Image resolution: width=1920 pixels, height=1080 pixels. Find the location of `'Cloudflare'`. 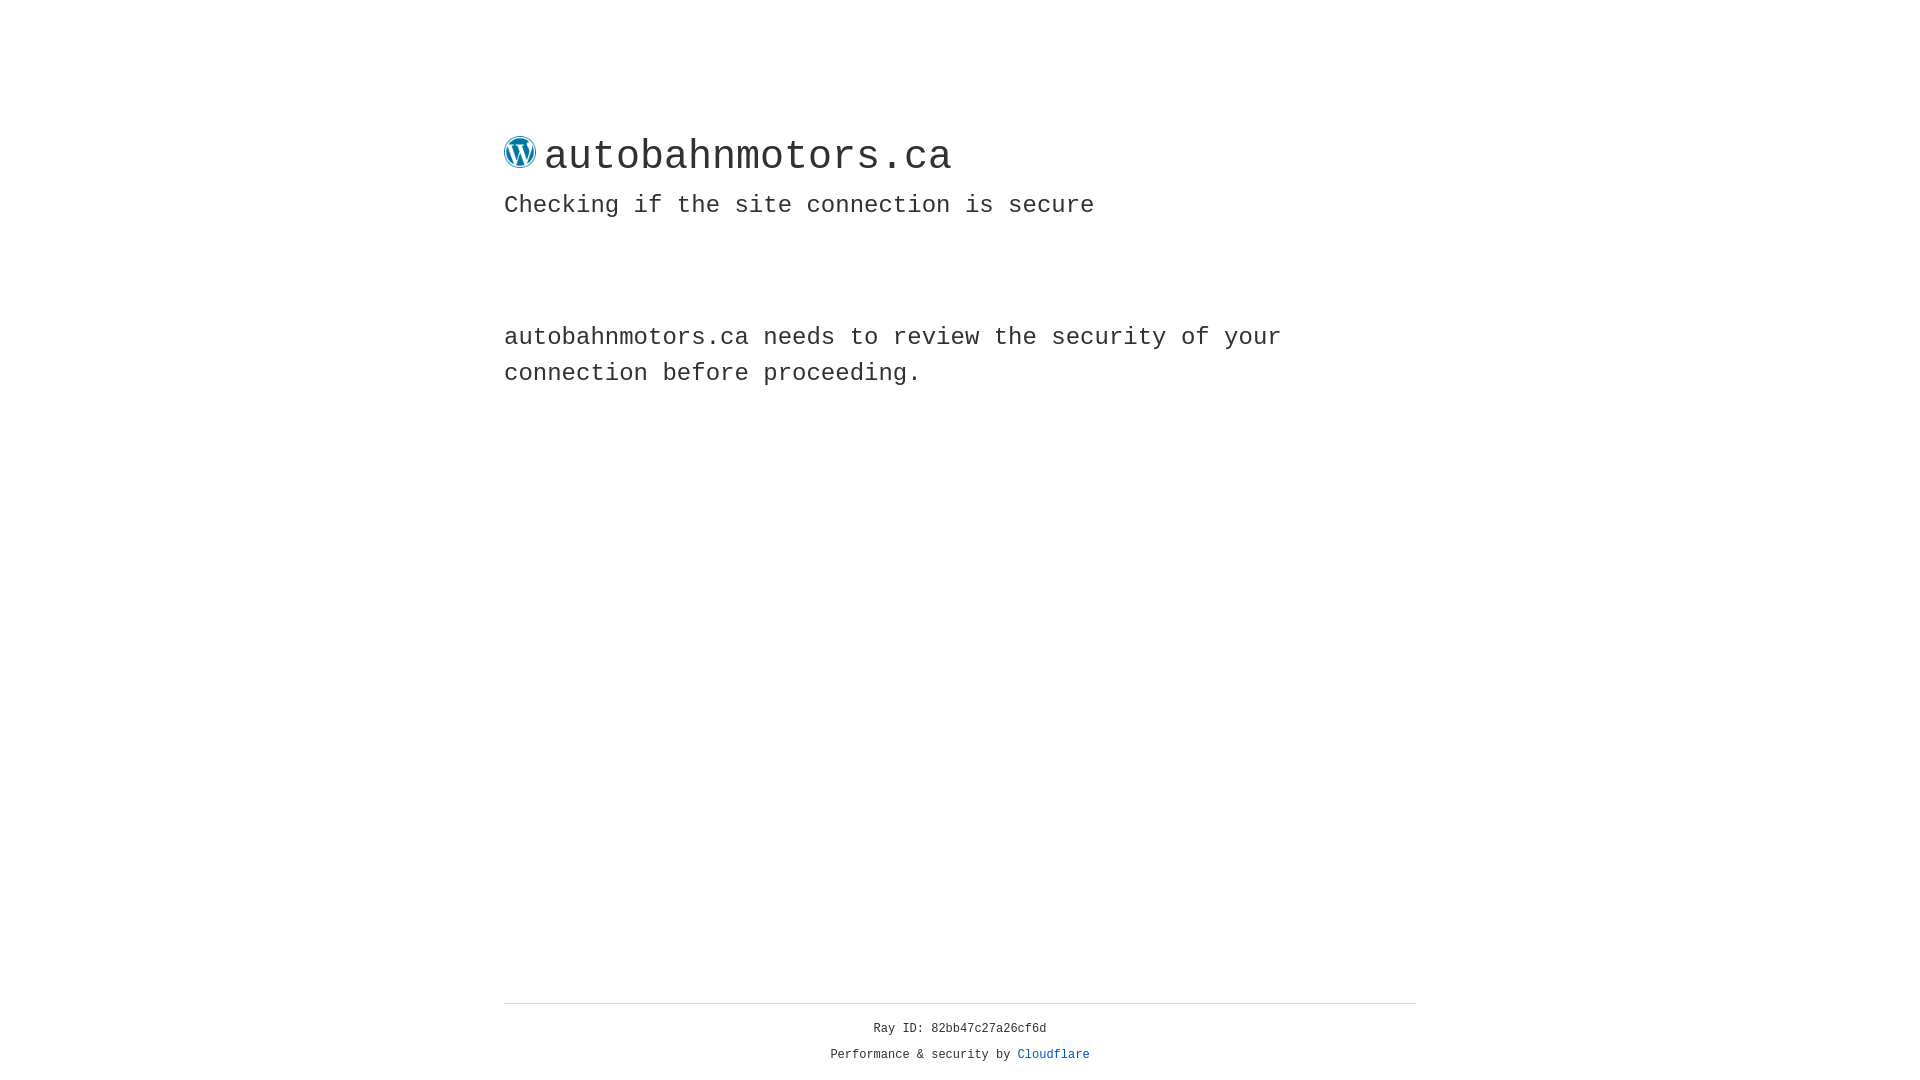

'Cloudflare' is located at coordinates (1053, 1054).